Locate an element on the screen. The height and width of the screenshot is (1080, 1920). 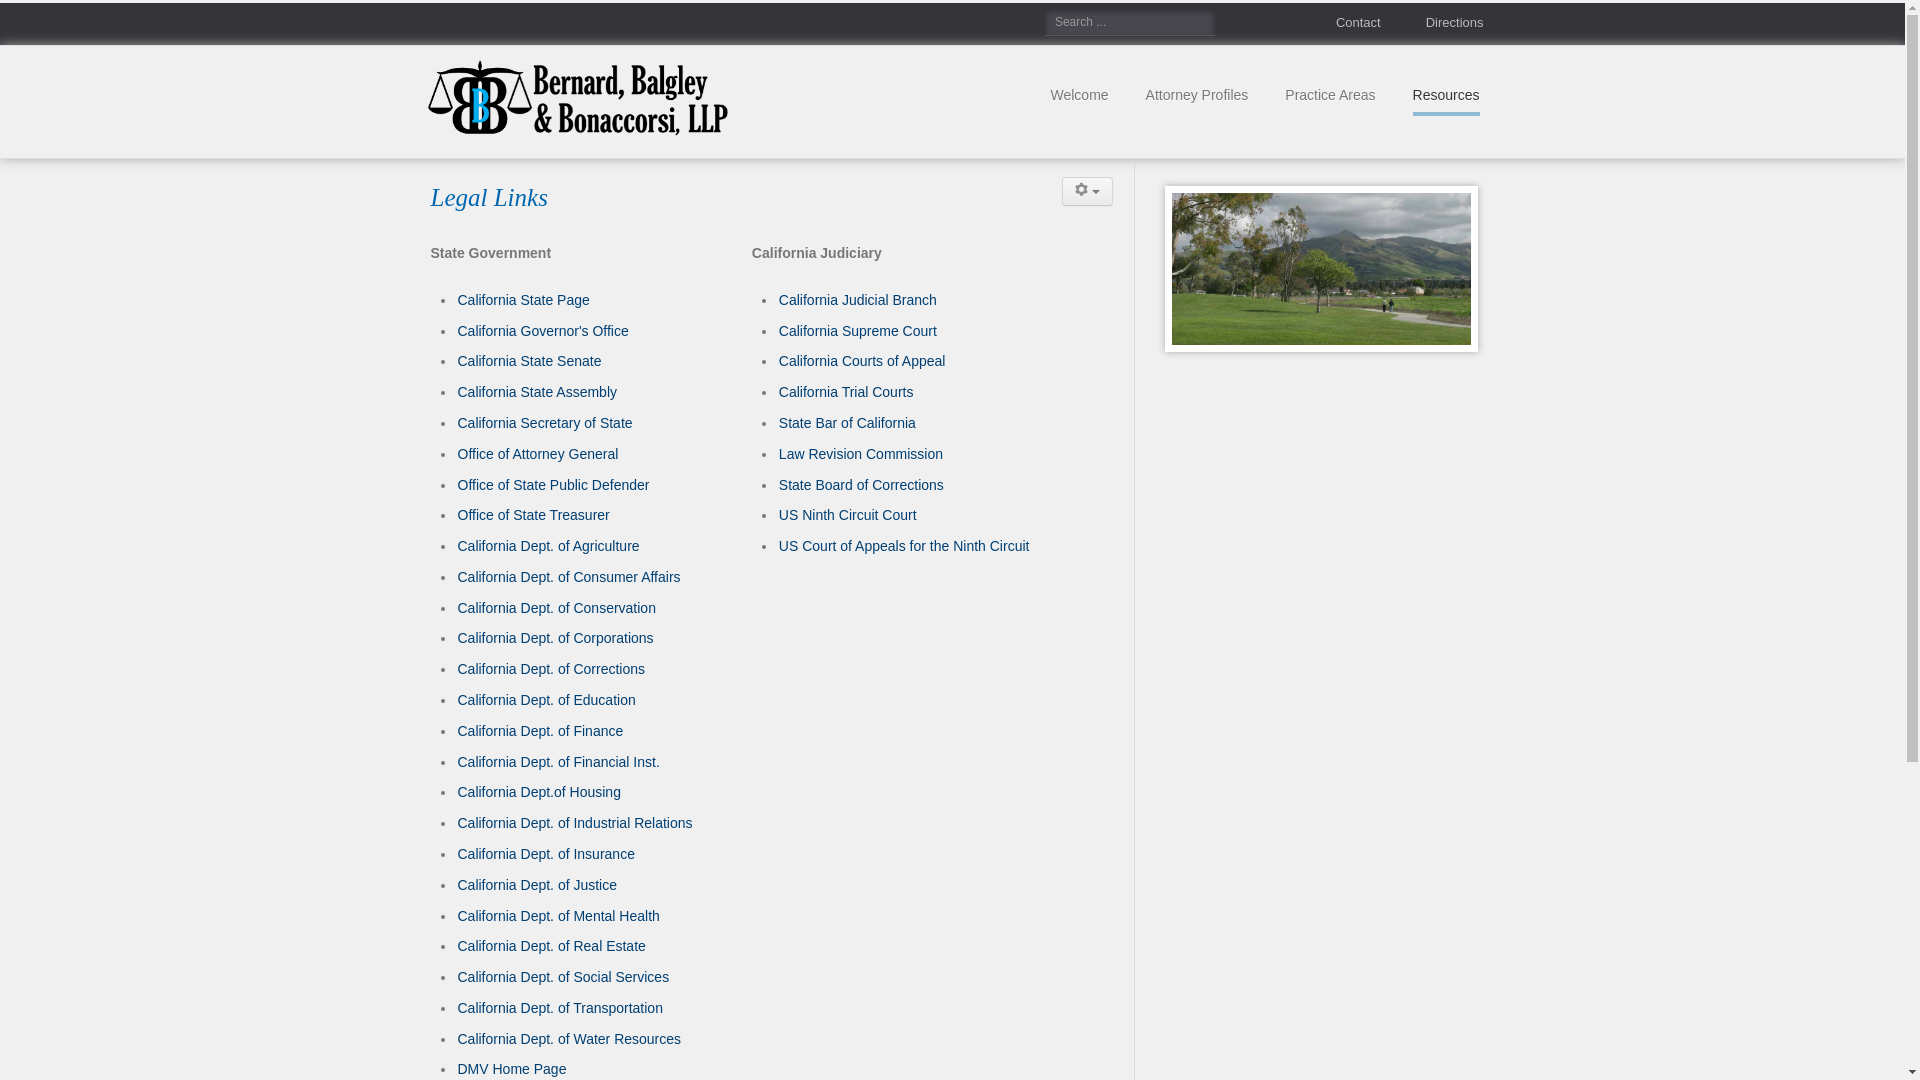
'California Secretary of State' is located at coordinates (545, 422).